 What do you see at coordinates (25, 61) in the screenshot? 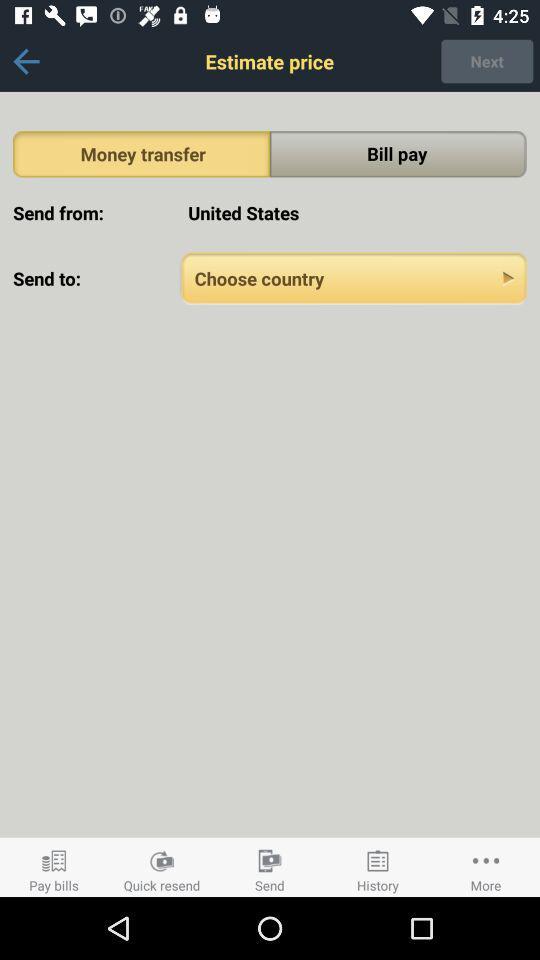
I see `the icon next to the estimate price` at bounding box center [25, 61].